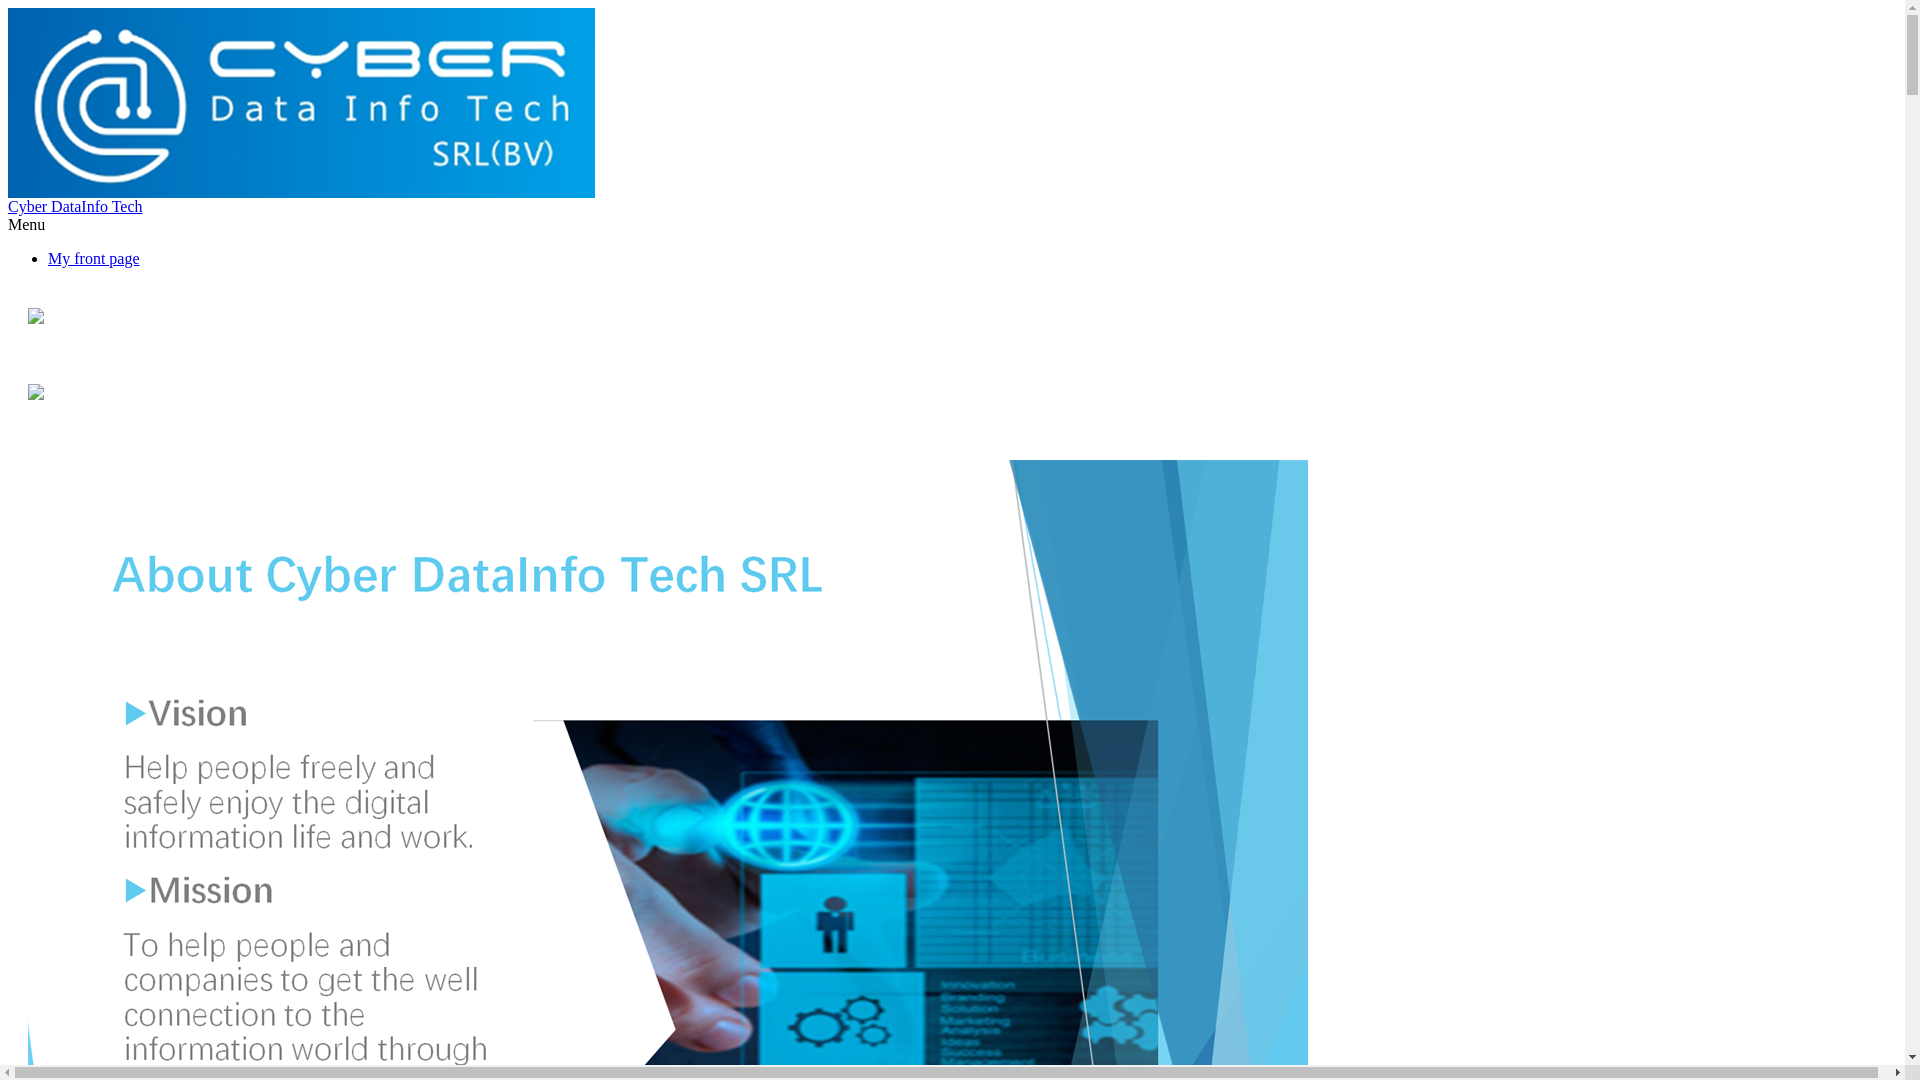 The image size is (1920, 1080). Describe the element at coordinates (93, 257) in the screenshot. I see `'My front page'` at that location.